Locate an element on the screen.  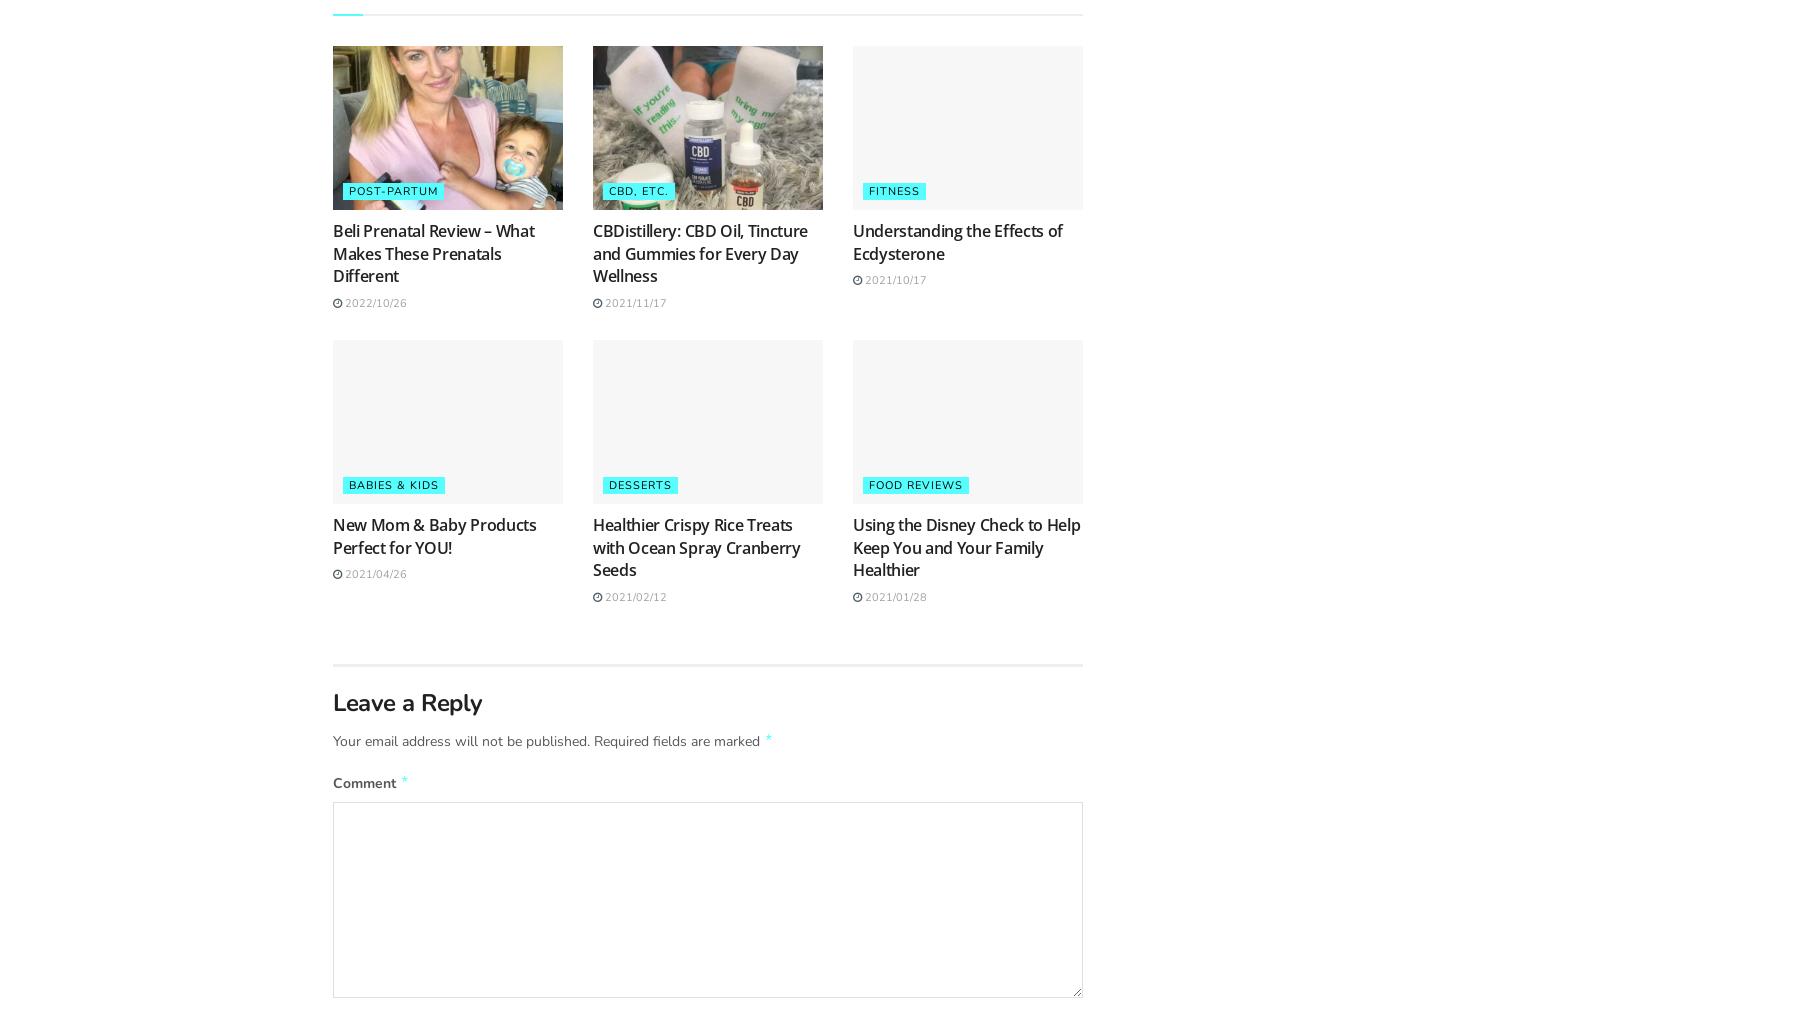
'Desserts' is located at coordinates (639, 485).